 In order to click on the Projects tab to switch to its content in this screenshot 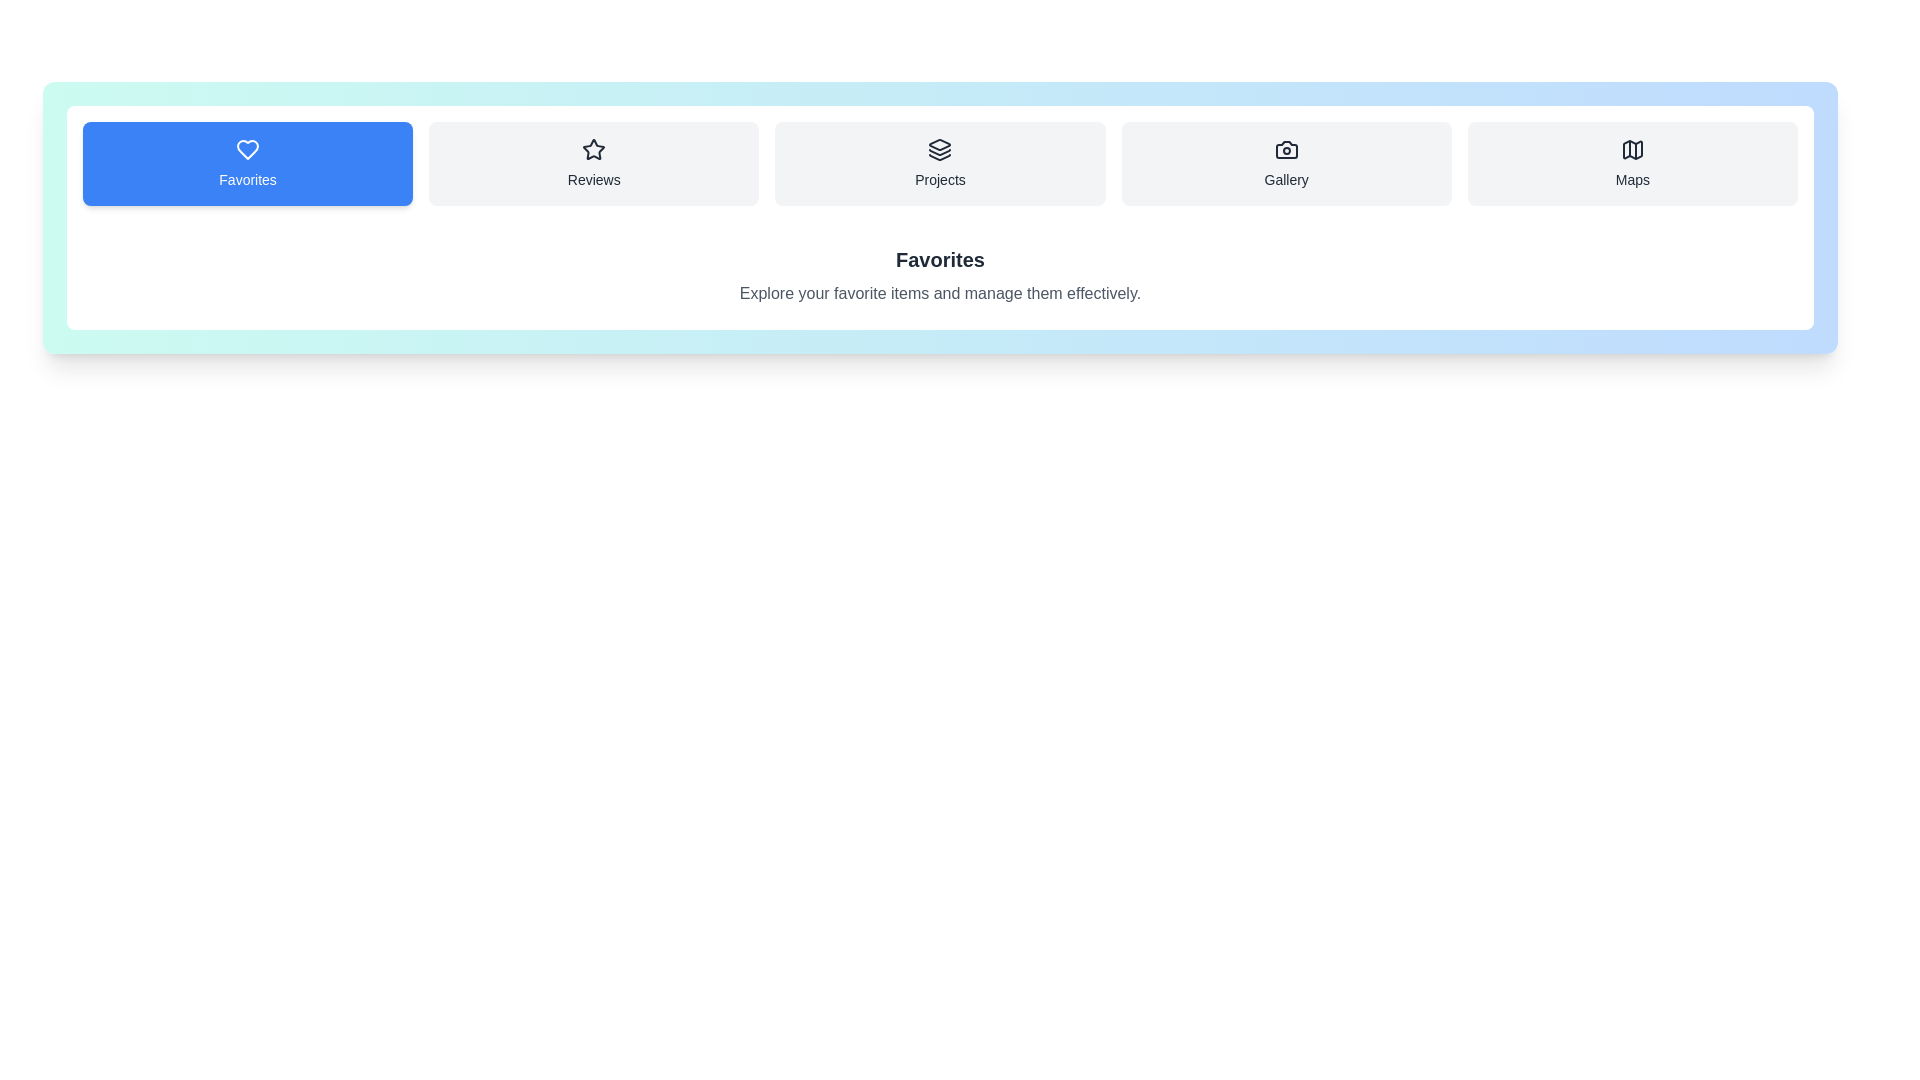, I will do `click(939, 163)`.